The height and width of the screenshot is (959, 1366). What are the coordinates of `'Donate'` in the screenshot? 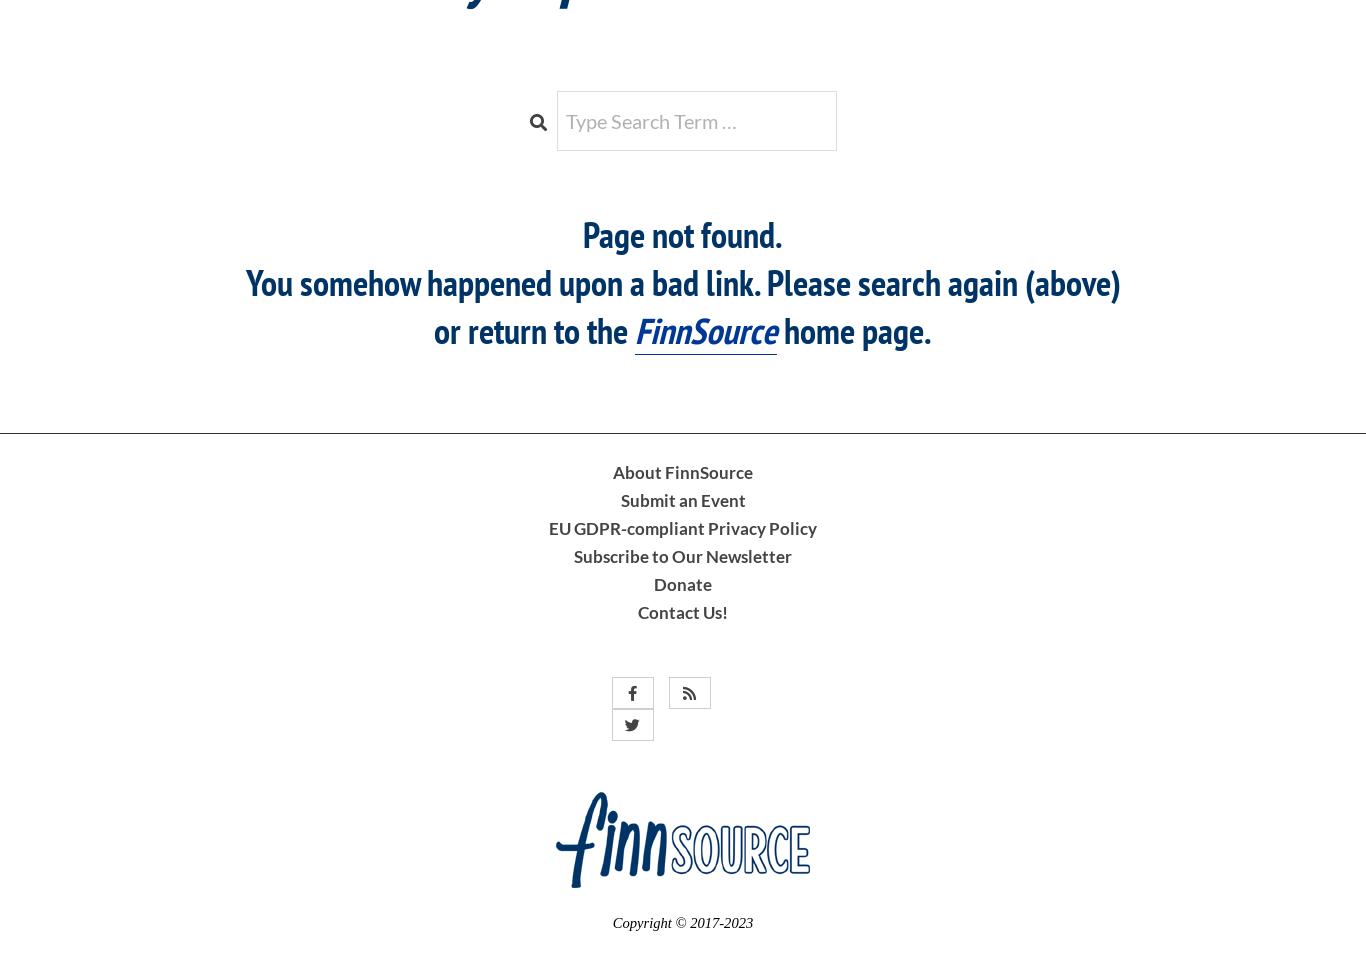 It's located at (683, 582).